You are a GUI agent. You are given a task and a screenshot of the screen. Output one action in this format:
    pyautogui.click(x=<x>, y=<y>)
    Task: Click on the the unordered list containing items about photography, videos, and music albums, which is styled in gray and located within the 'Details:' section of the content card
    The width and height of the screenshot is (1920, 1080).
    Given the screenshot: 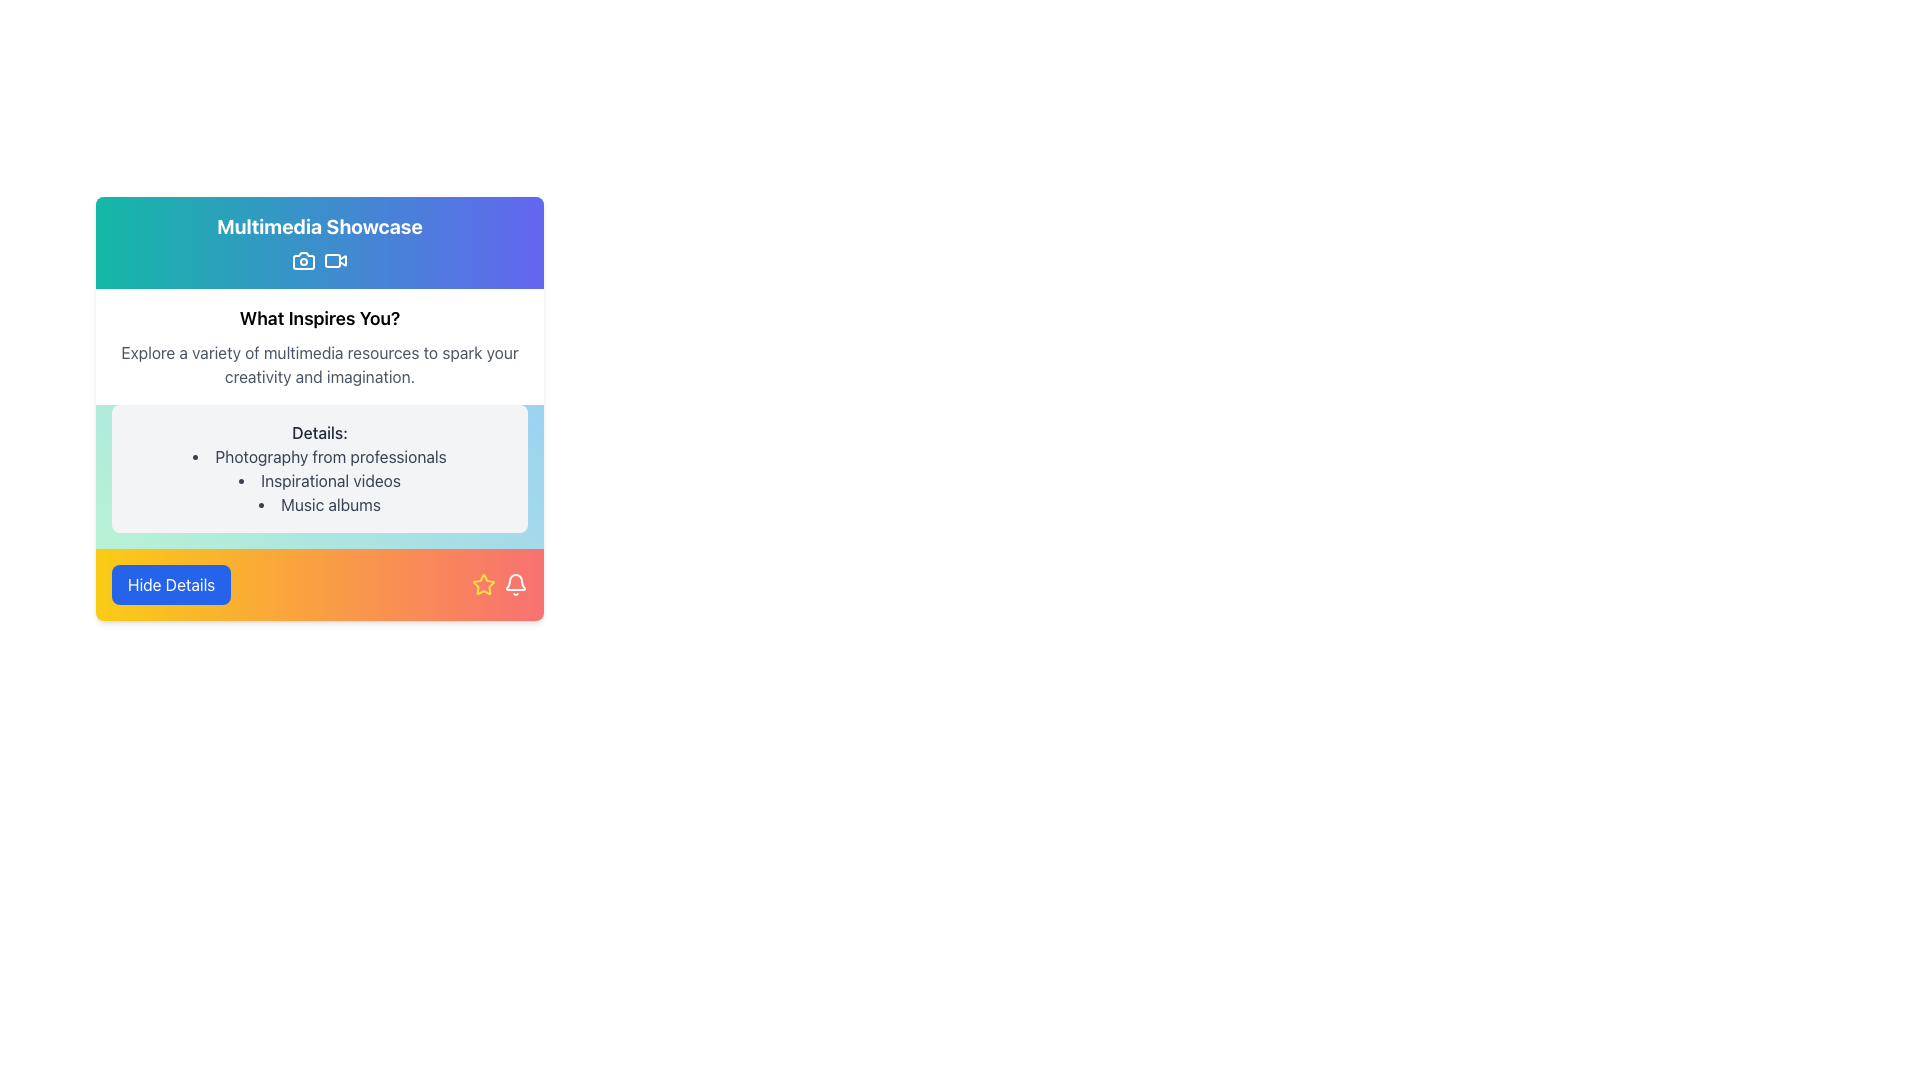 What is the action you would take?
    pyautogui.click(x=320, y=481)
    